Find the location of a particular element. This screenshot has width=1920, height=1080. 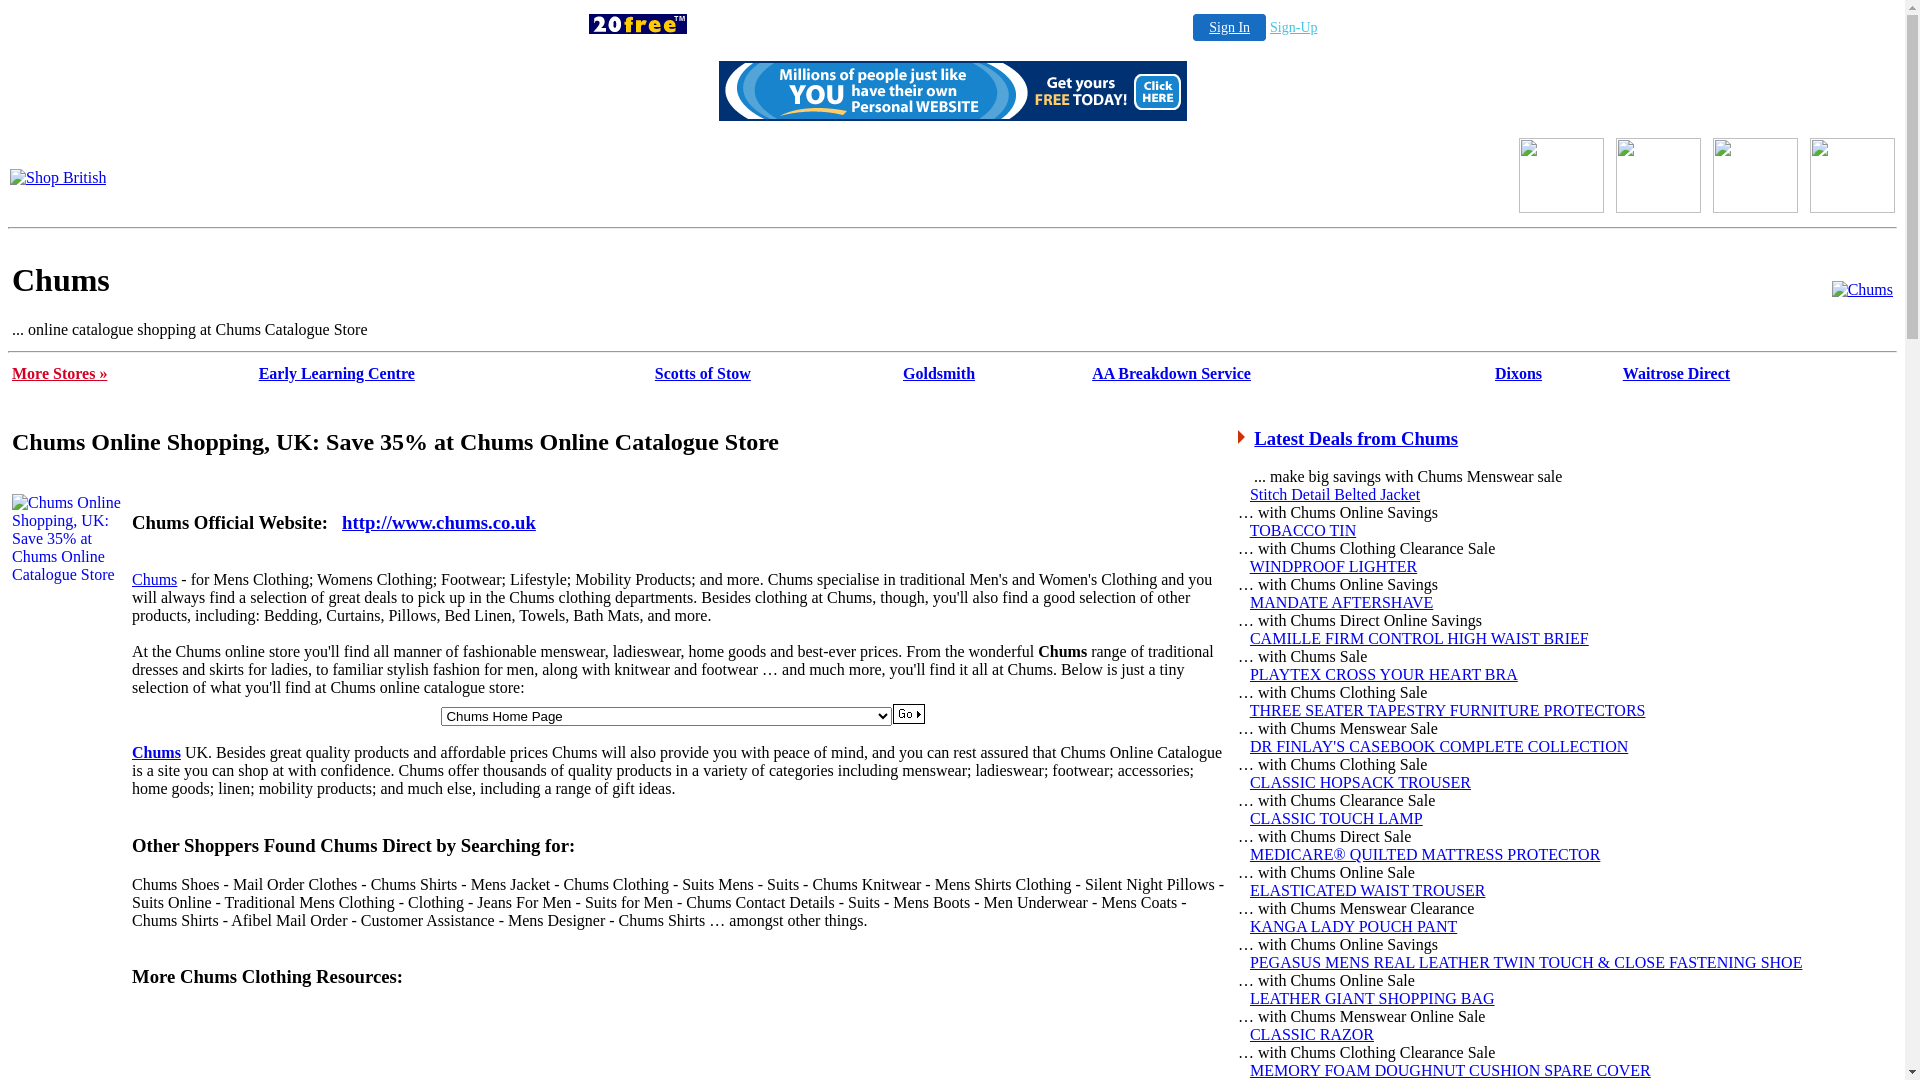

'MEMORY FOAM DOUGHNUT CUSHION SPARE COVER' is located at coordinates (1248, 1069).